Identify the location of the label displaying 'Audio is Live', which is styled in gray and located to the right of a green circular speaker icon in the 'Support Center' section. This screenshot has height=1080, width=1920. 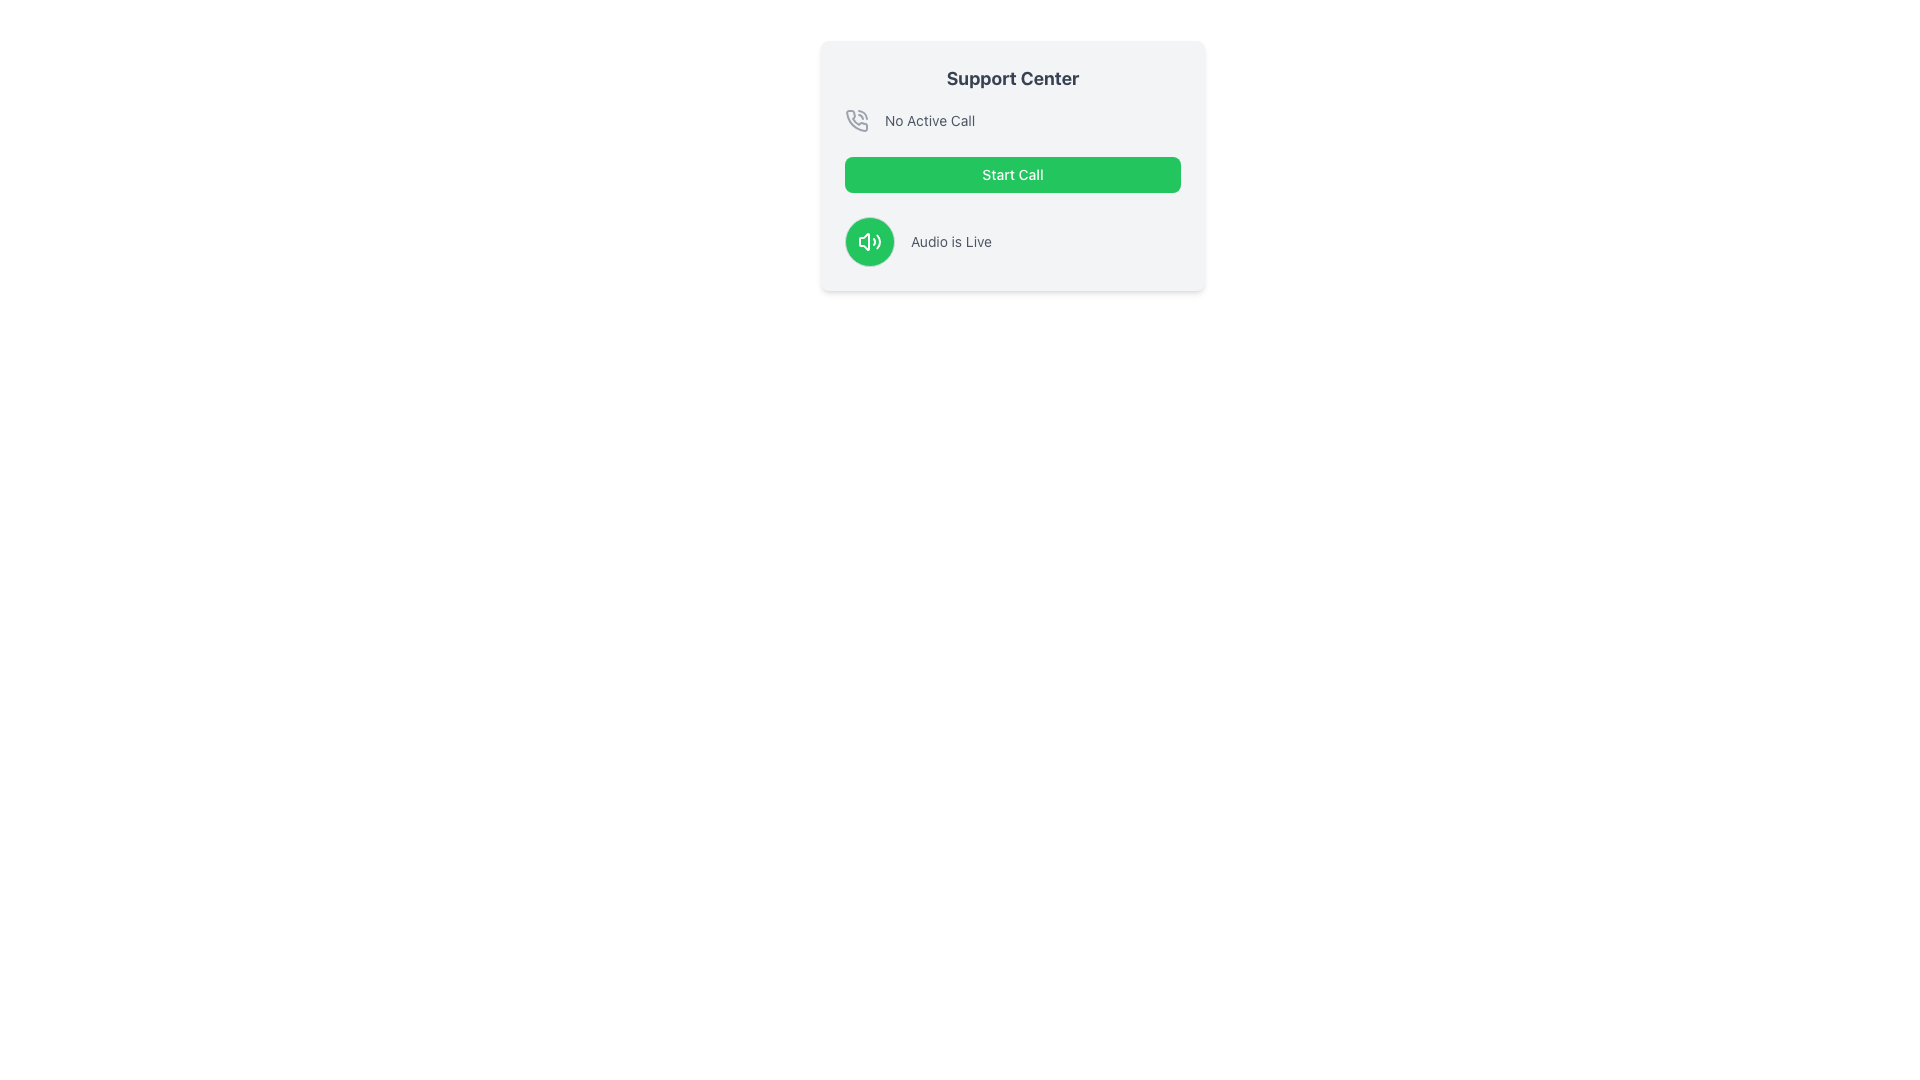
(950, 241).